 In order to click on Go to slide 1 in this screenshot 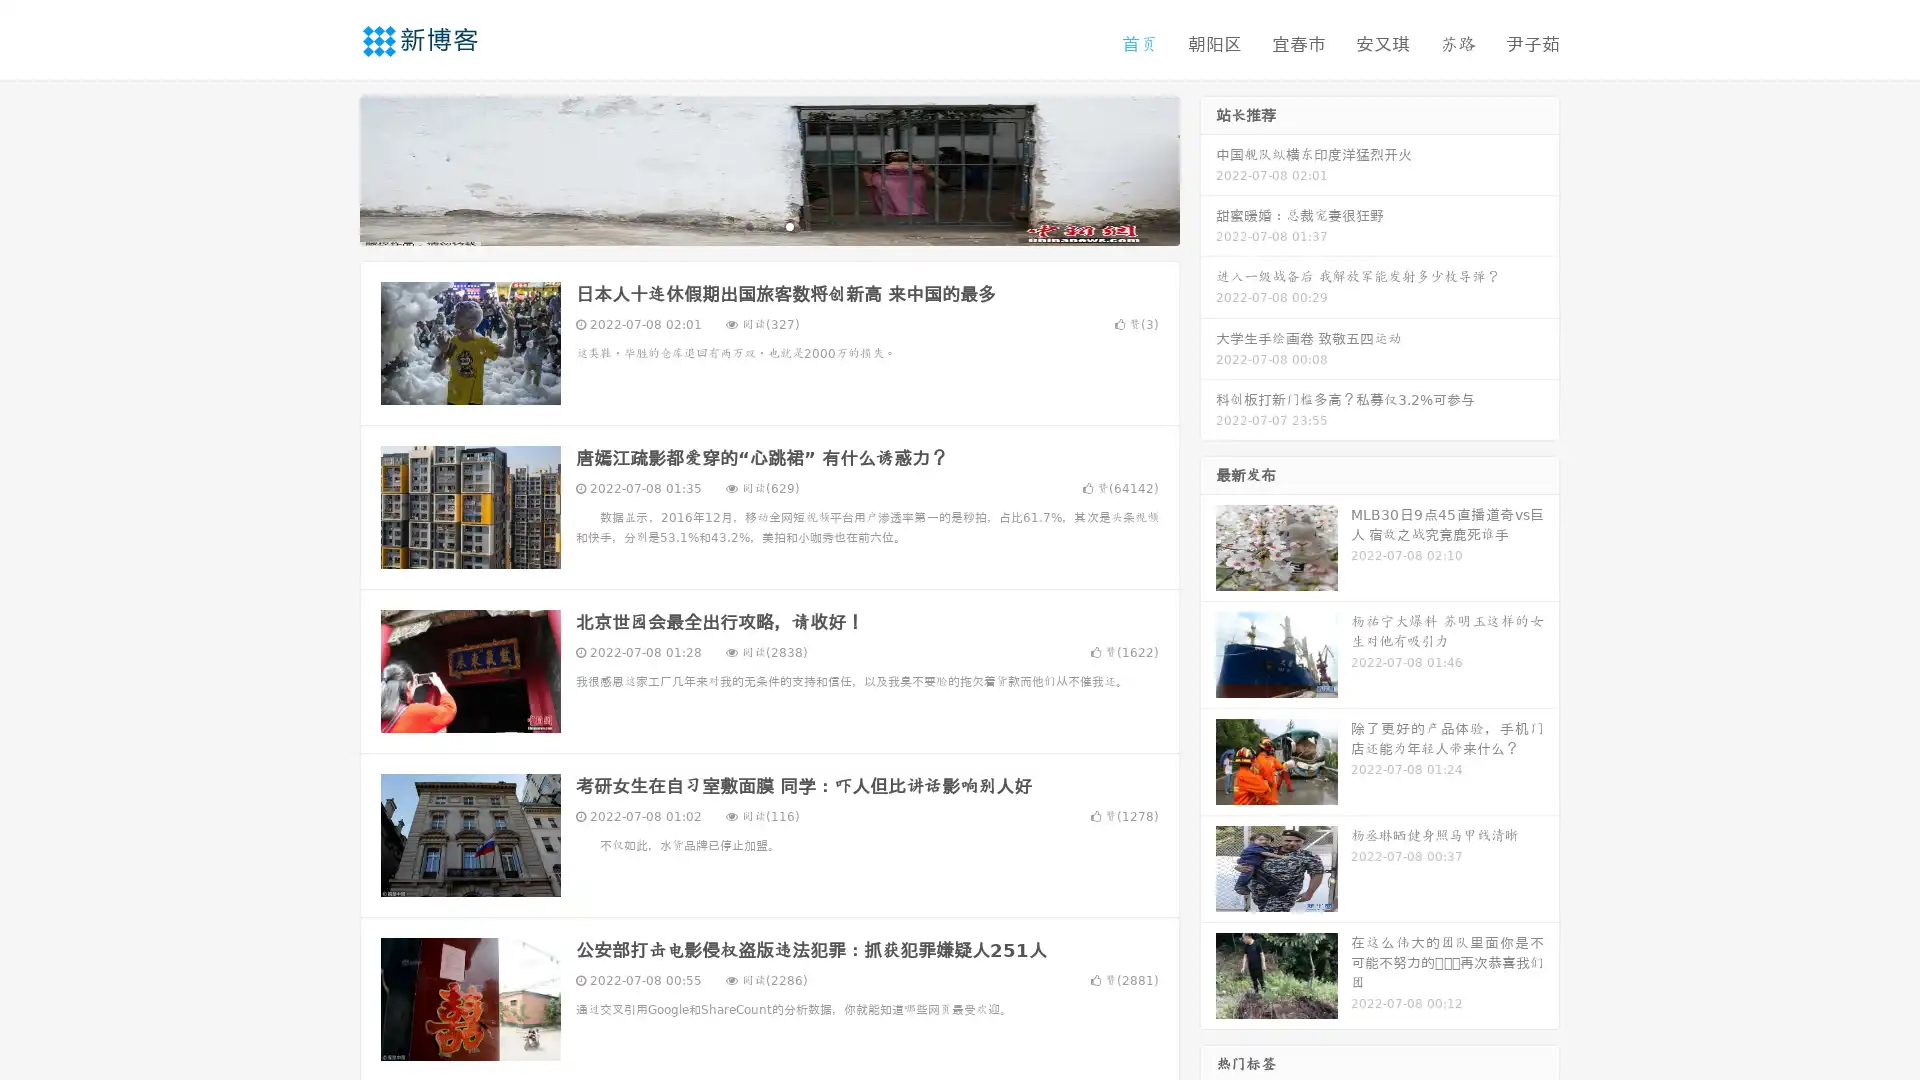, I will do `click(748, 225)`.